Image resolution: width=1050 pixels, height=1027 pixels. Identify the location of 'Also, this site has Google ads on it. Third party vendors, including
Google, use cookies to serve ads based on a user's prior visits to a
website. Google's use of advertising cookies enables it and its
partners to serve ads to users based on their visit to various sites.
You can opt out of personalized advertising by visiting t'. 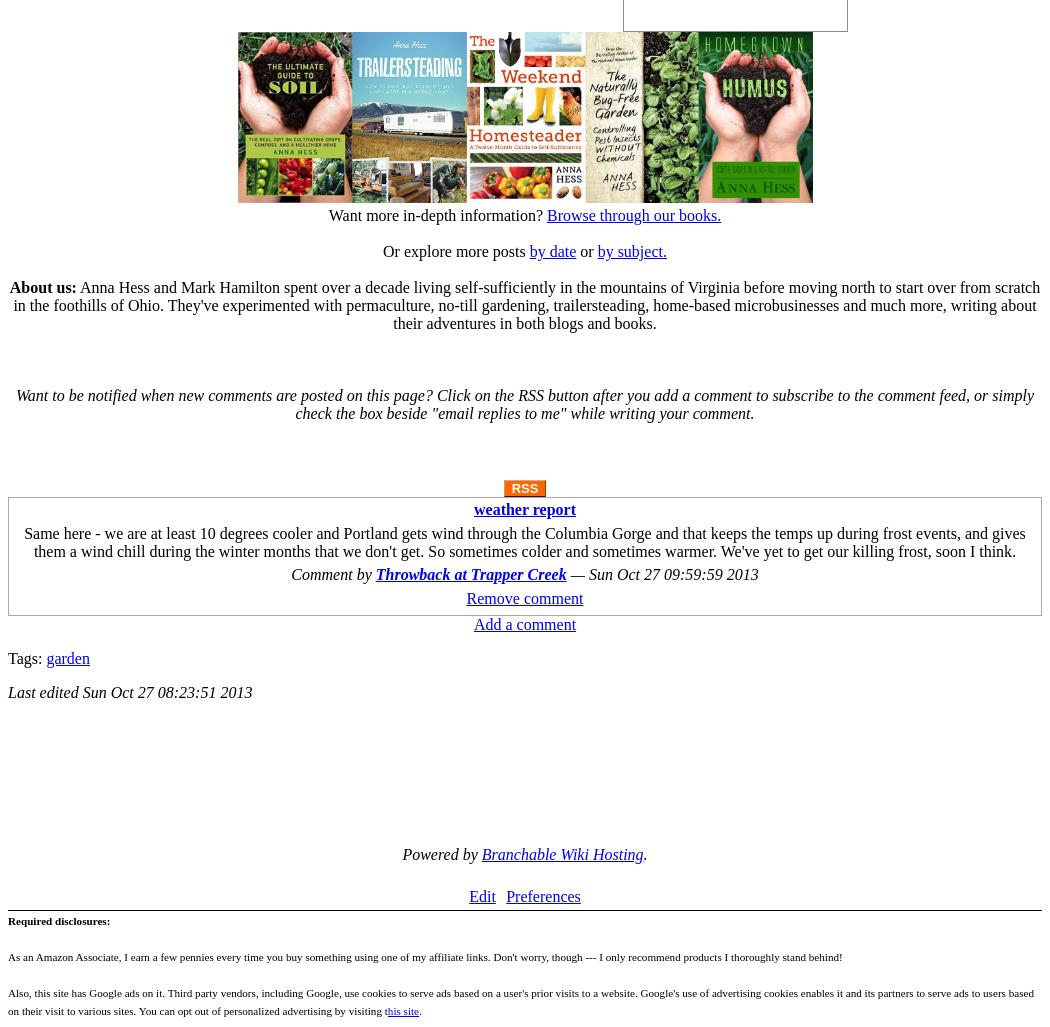
(519, 1000).